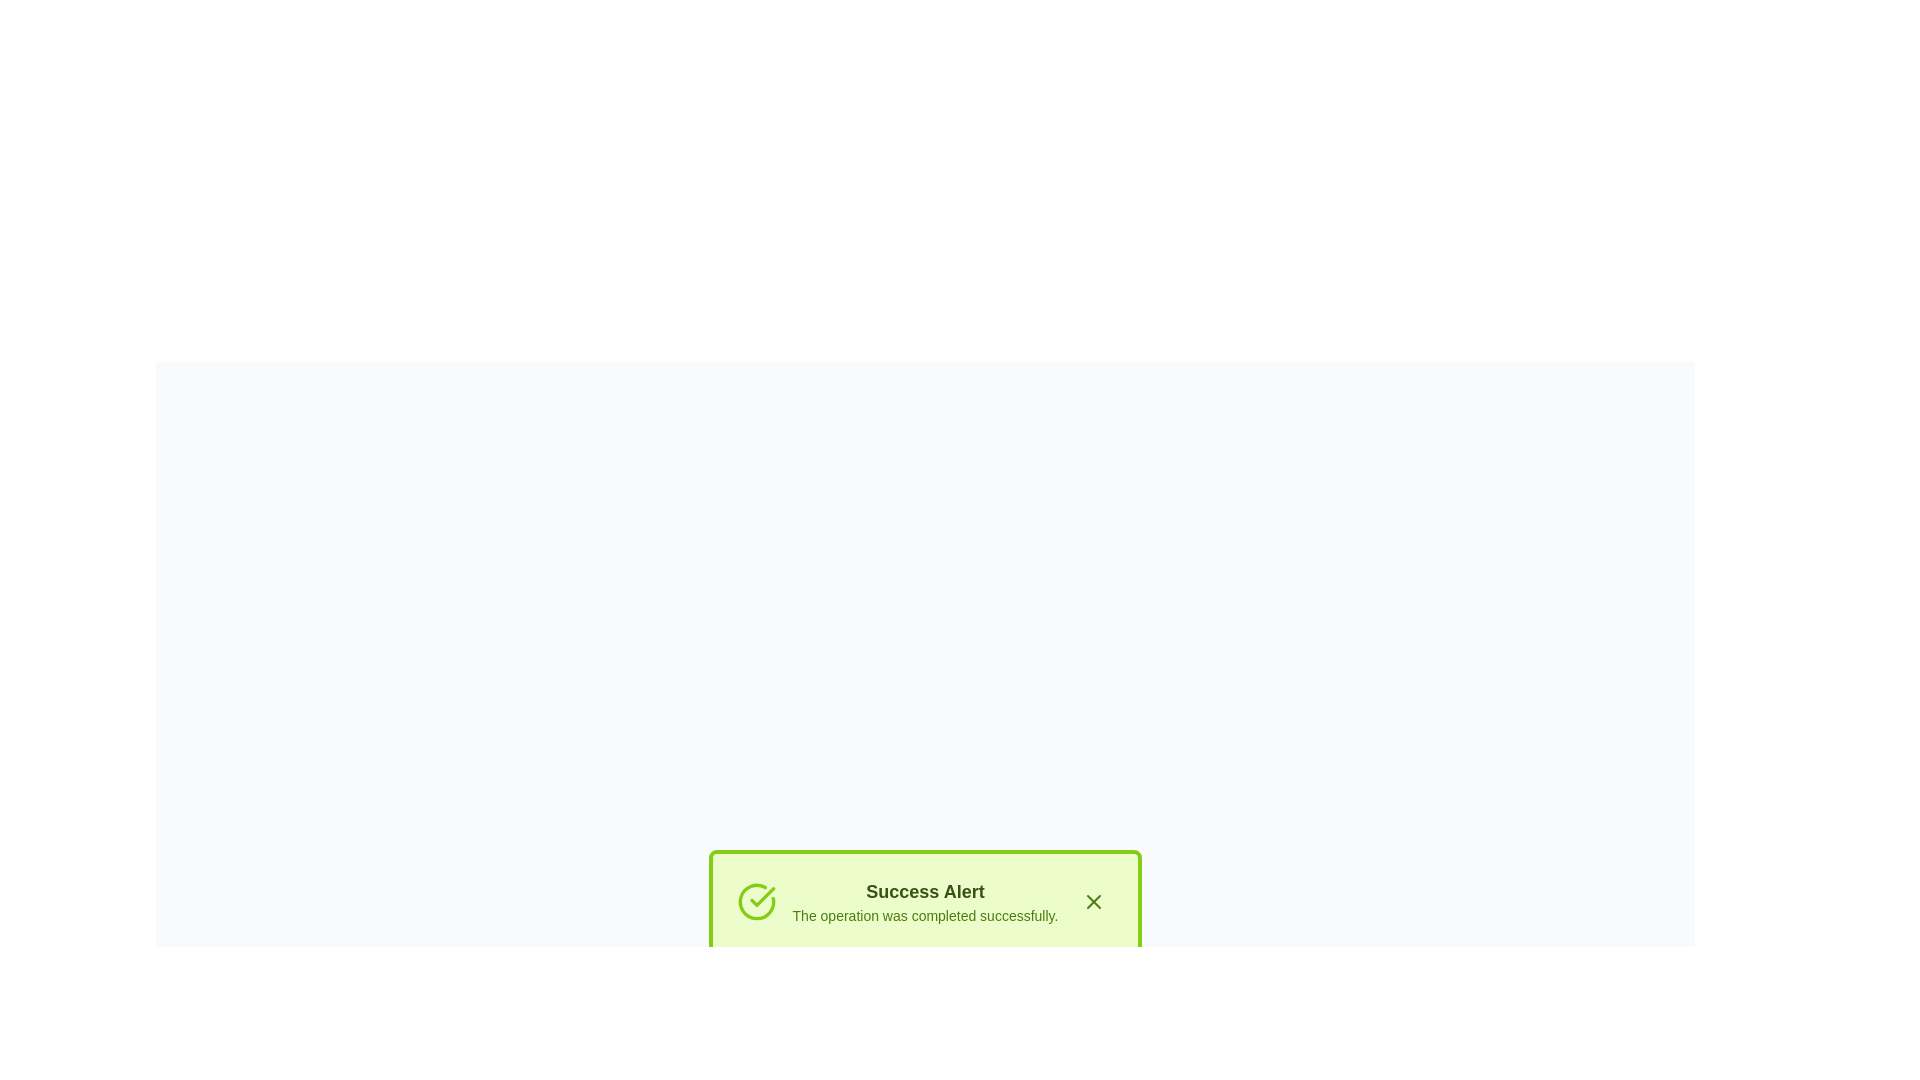 The image size is (1920, 1080). What do you see at coordinates (1093, 902) in the screenshot?
I see `the close button located in the top-right corner of the success alert message panel` at bounding box center [1093, 902].